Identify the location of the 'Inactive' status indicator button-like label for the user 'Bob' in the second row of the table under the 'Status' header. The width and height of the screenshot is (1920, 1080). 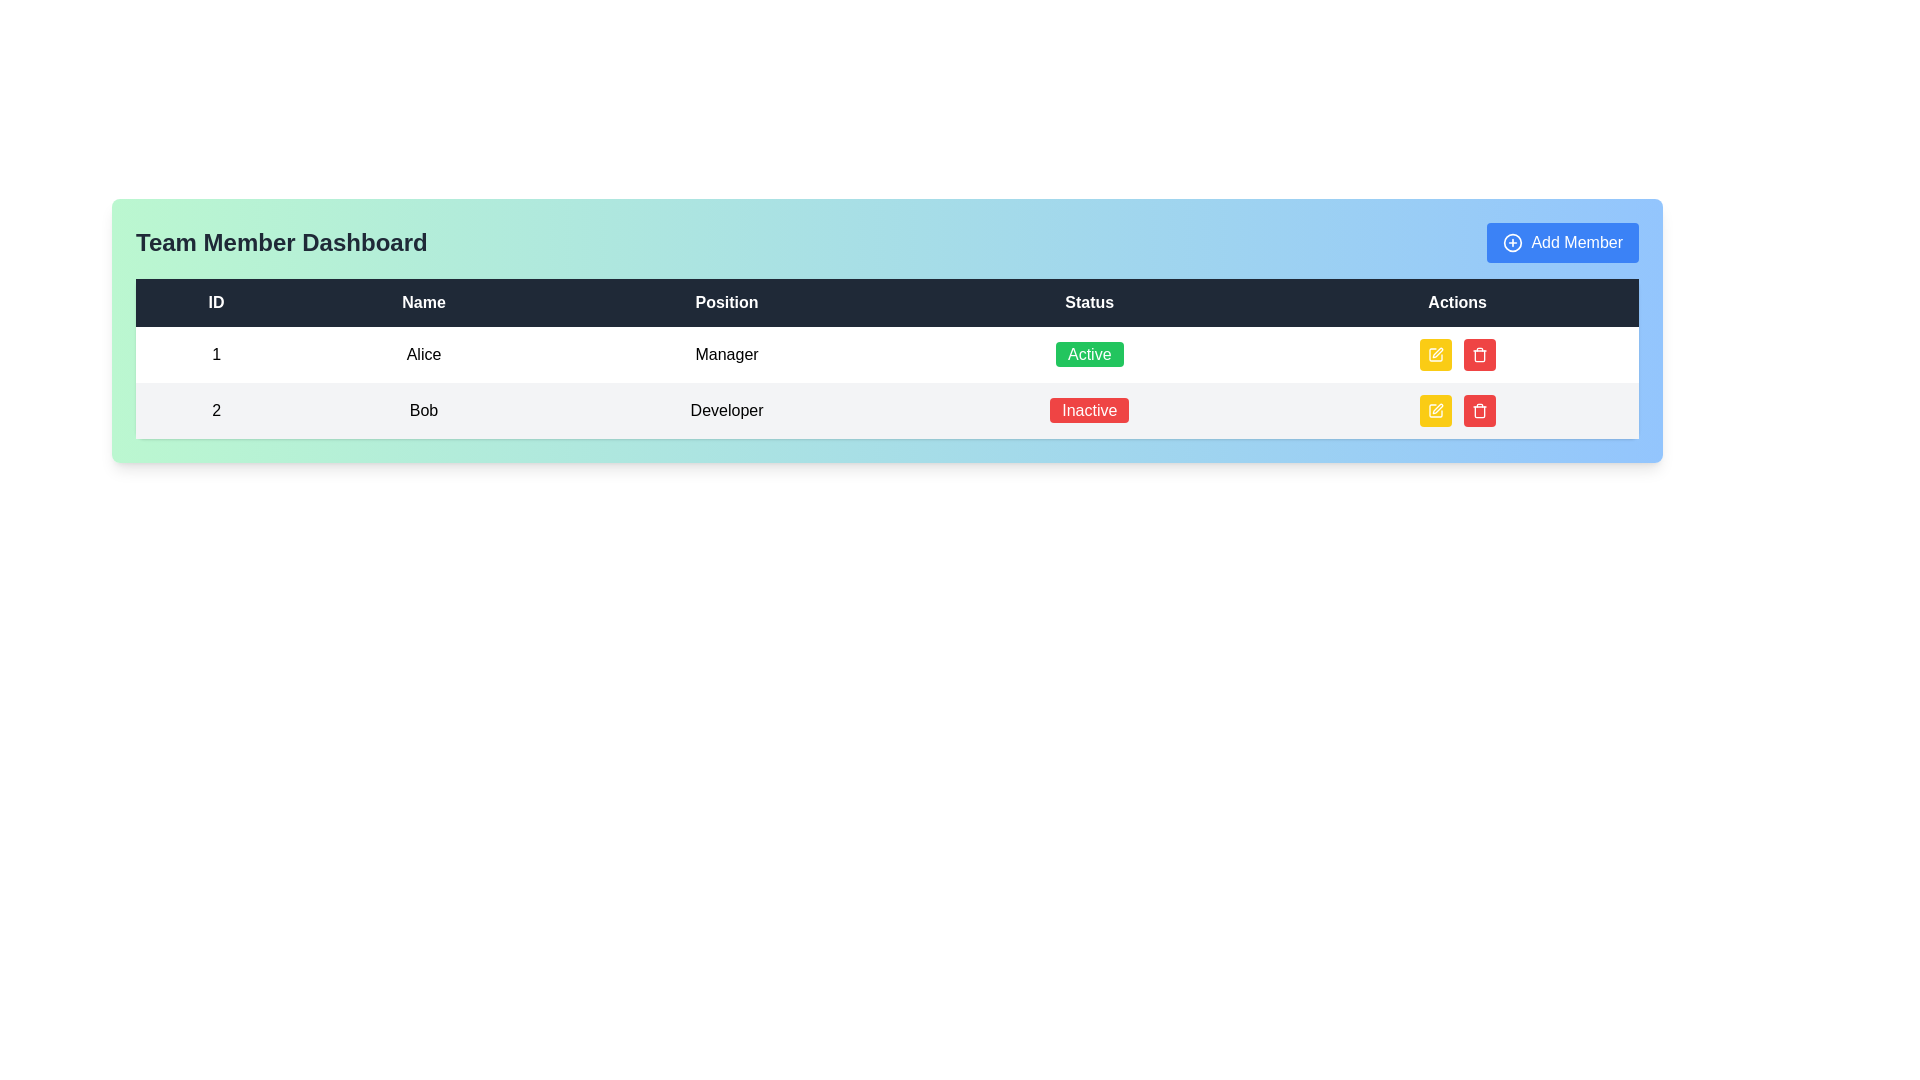
(1088, 410).